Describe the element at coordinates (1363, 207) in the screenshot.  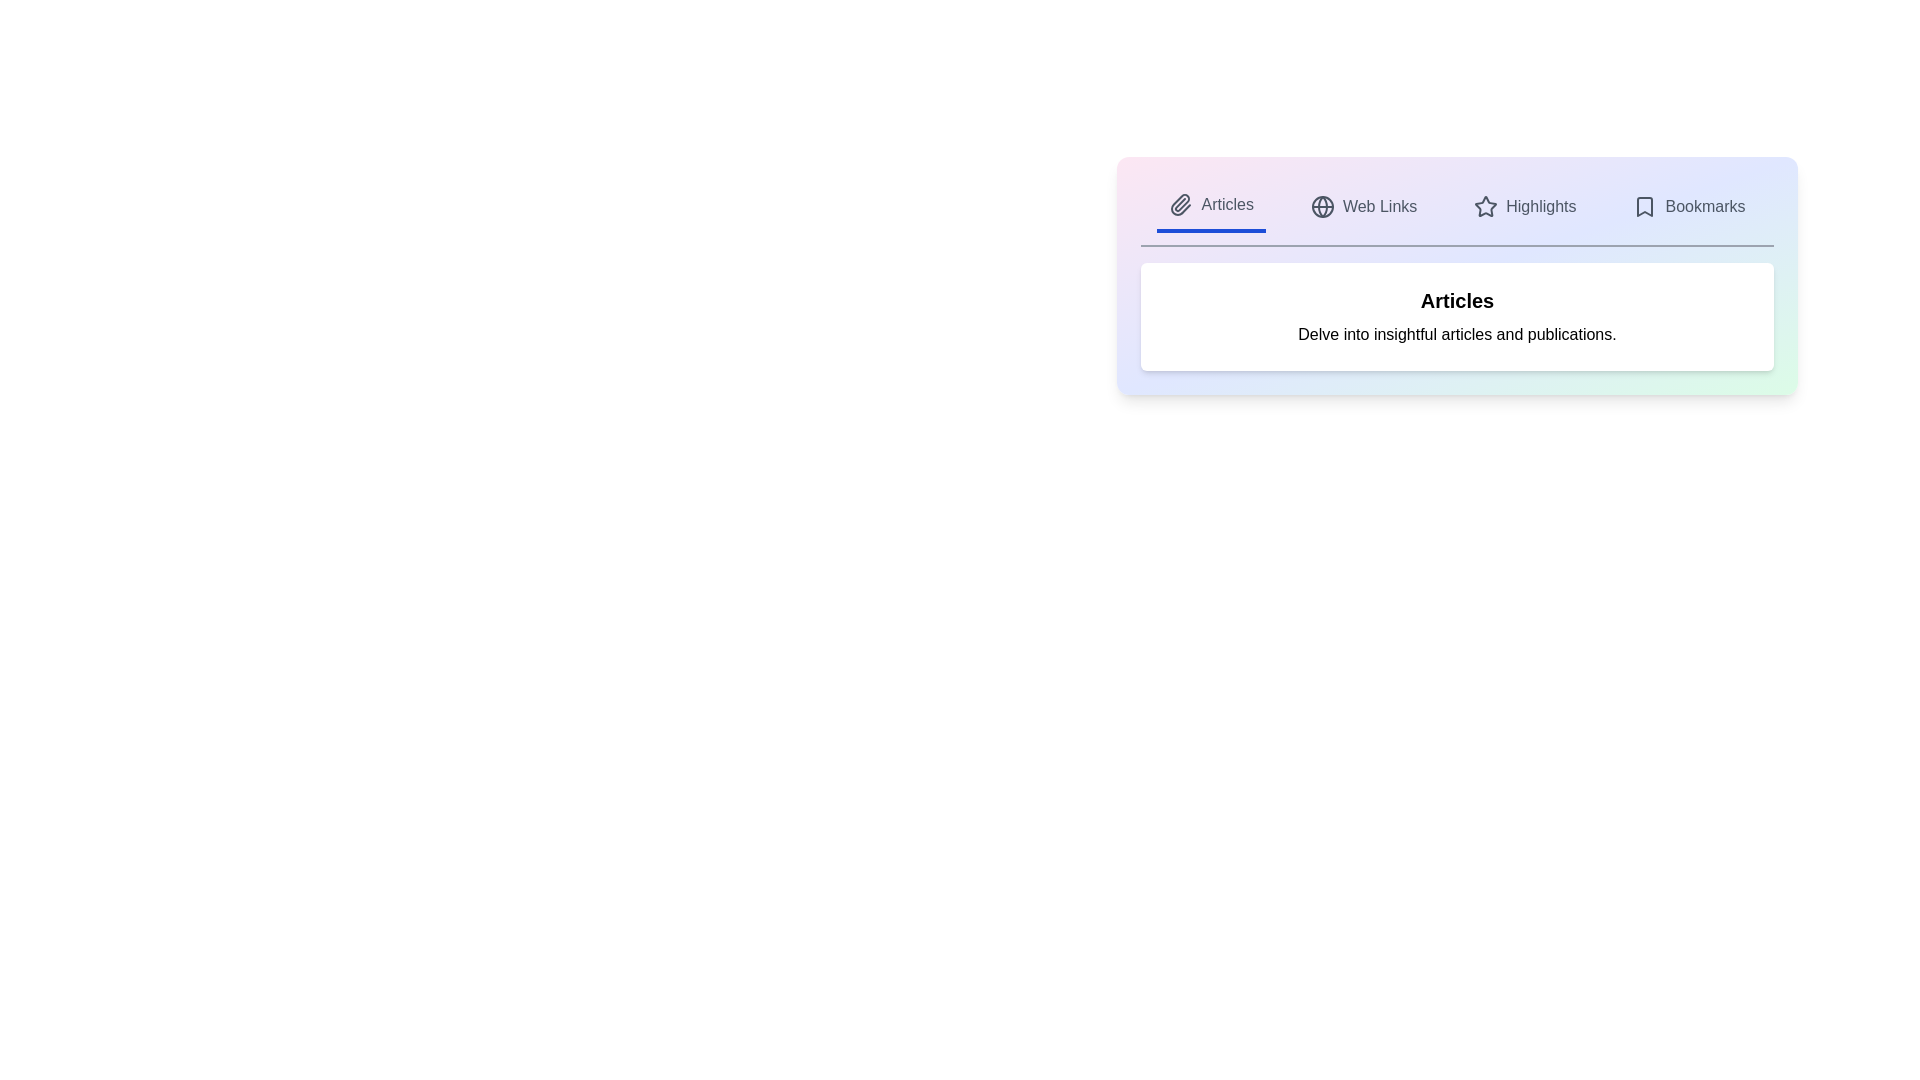
I see `the tab labeled Web Links` at that location.